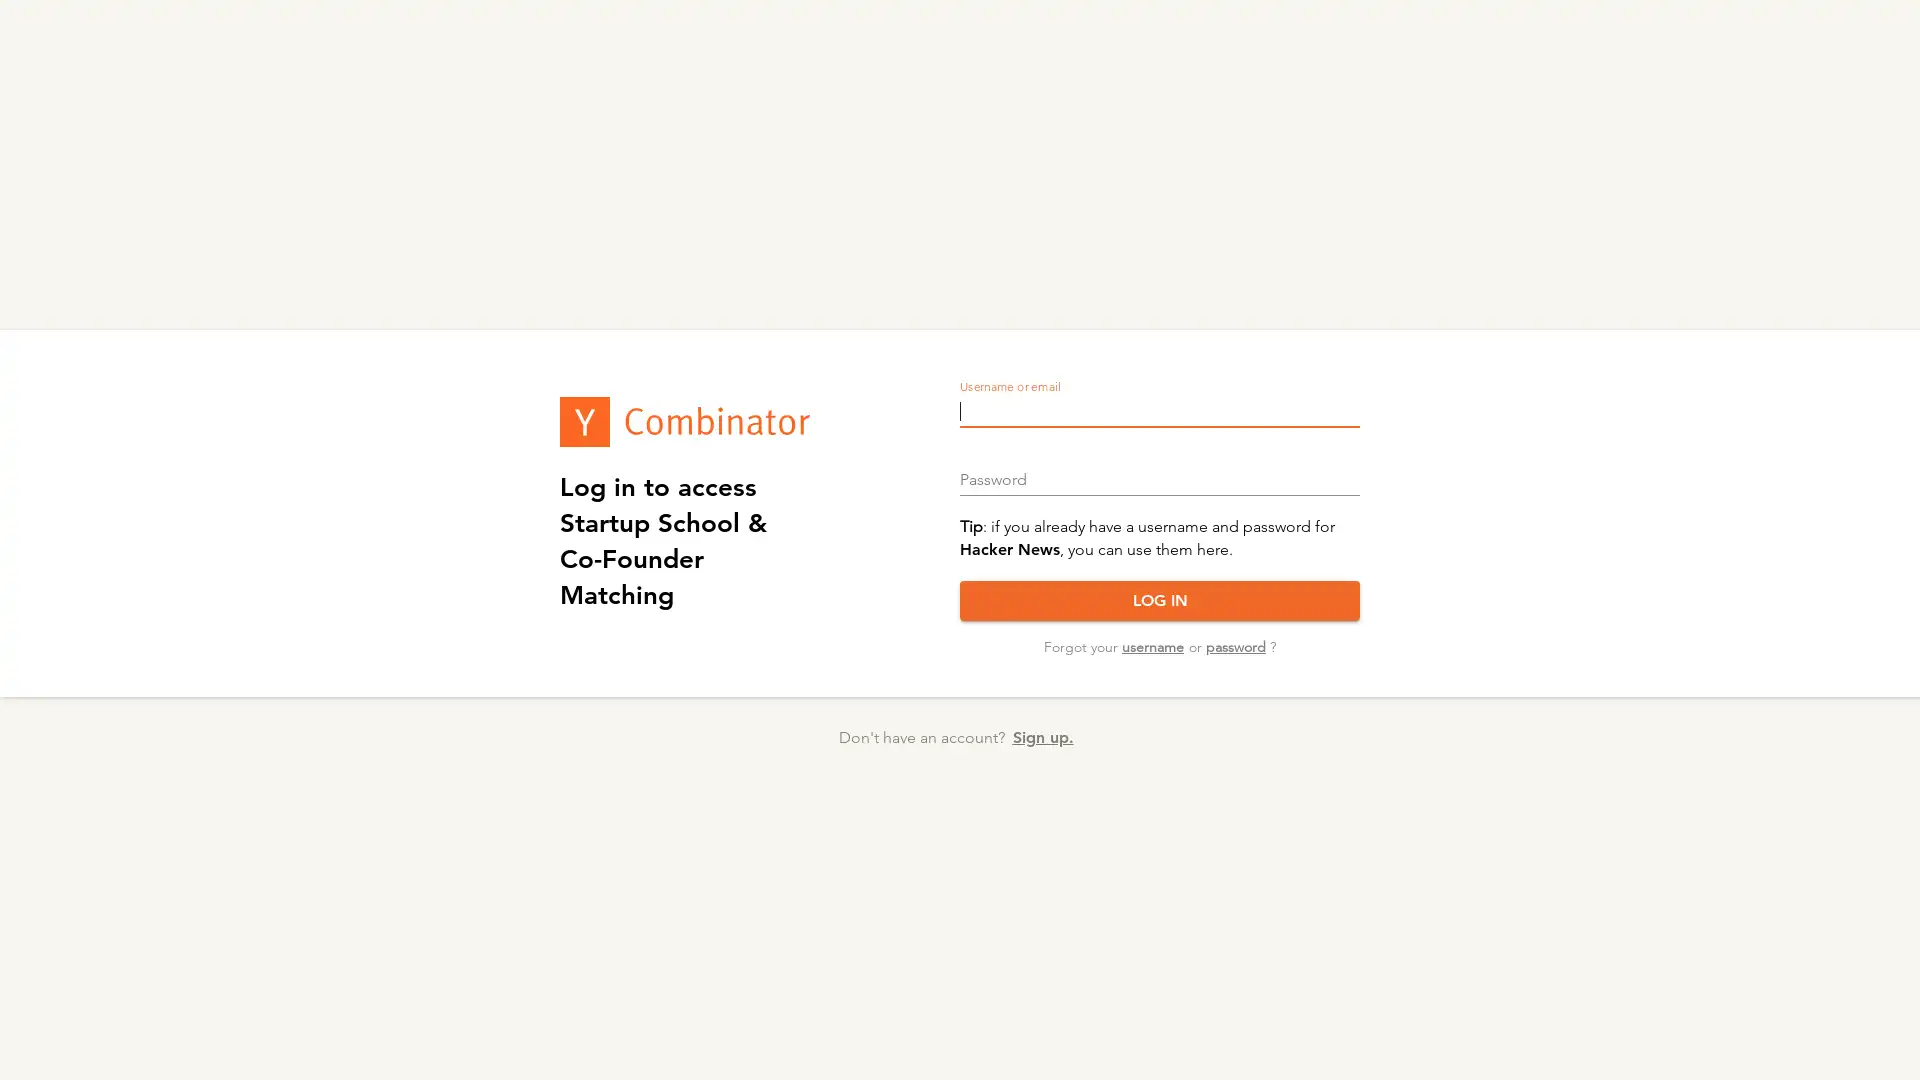  I want to click on LOG IN, so click(1160, 600).